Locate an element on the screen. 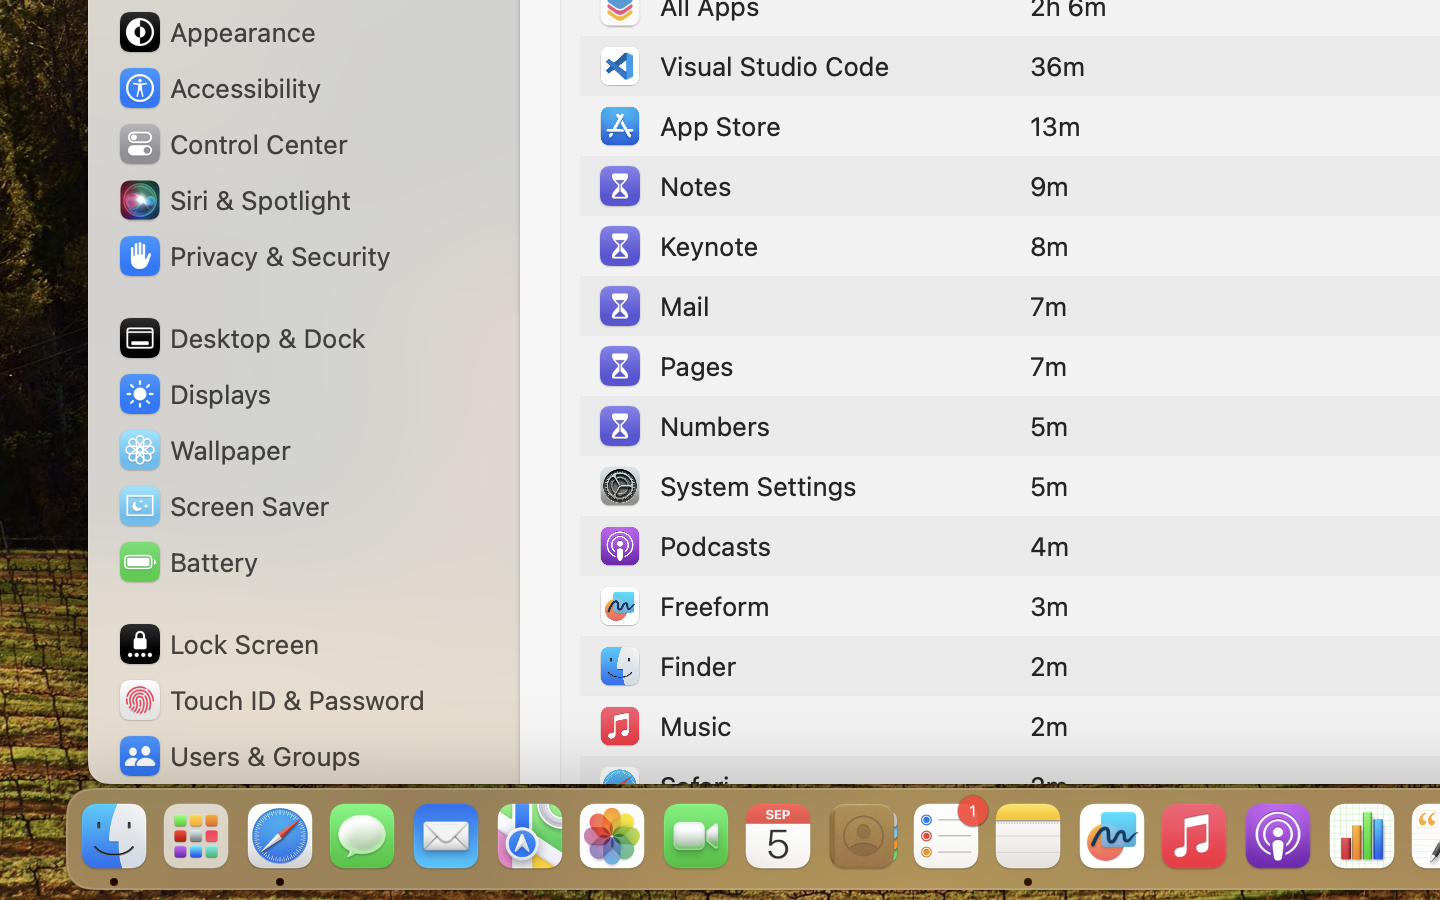  'Screen Saver' is located at coordinates (223, 504).